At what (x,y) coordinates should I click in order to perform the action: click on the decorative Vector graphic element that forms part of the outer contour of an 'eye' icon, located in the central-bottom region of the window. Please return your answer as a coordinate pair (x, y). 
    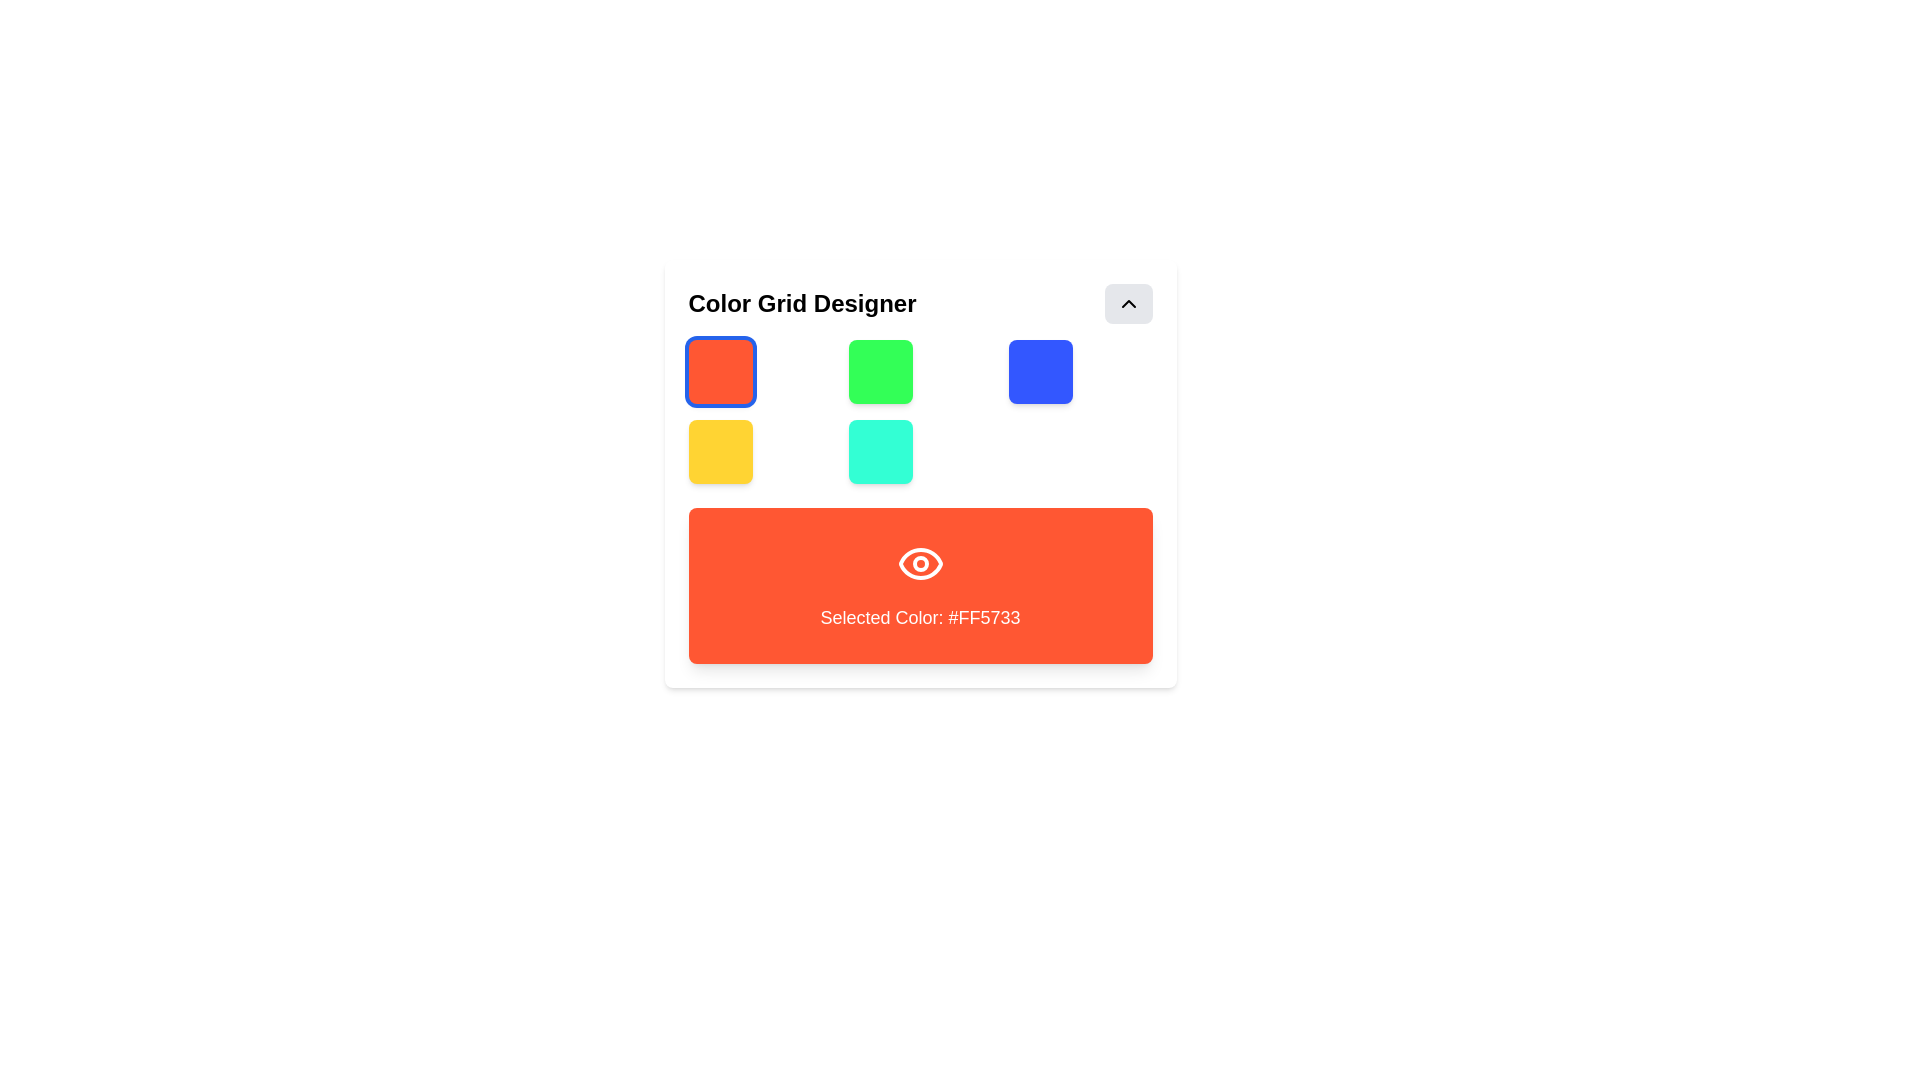
    Looking at the image, I should click on (919, 563).